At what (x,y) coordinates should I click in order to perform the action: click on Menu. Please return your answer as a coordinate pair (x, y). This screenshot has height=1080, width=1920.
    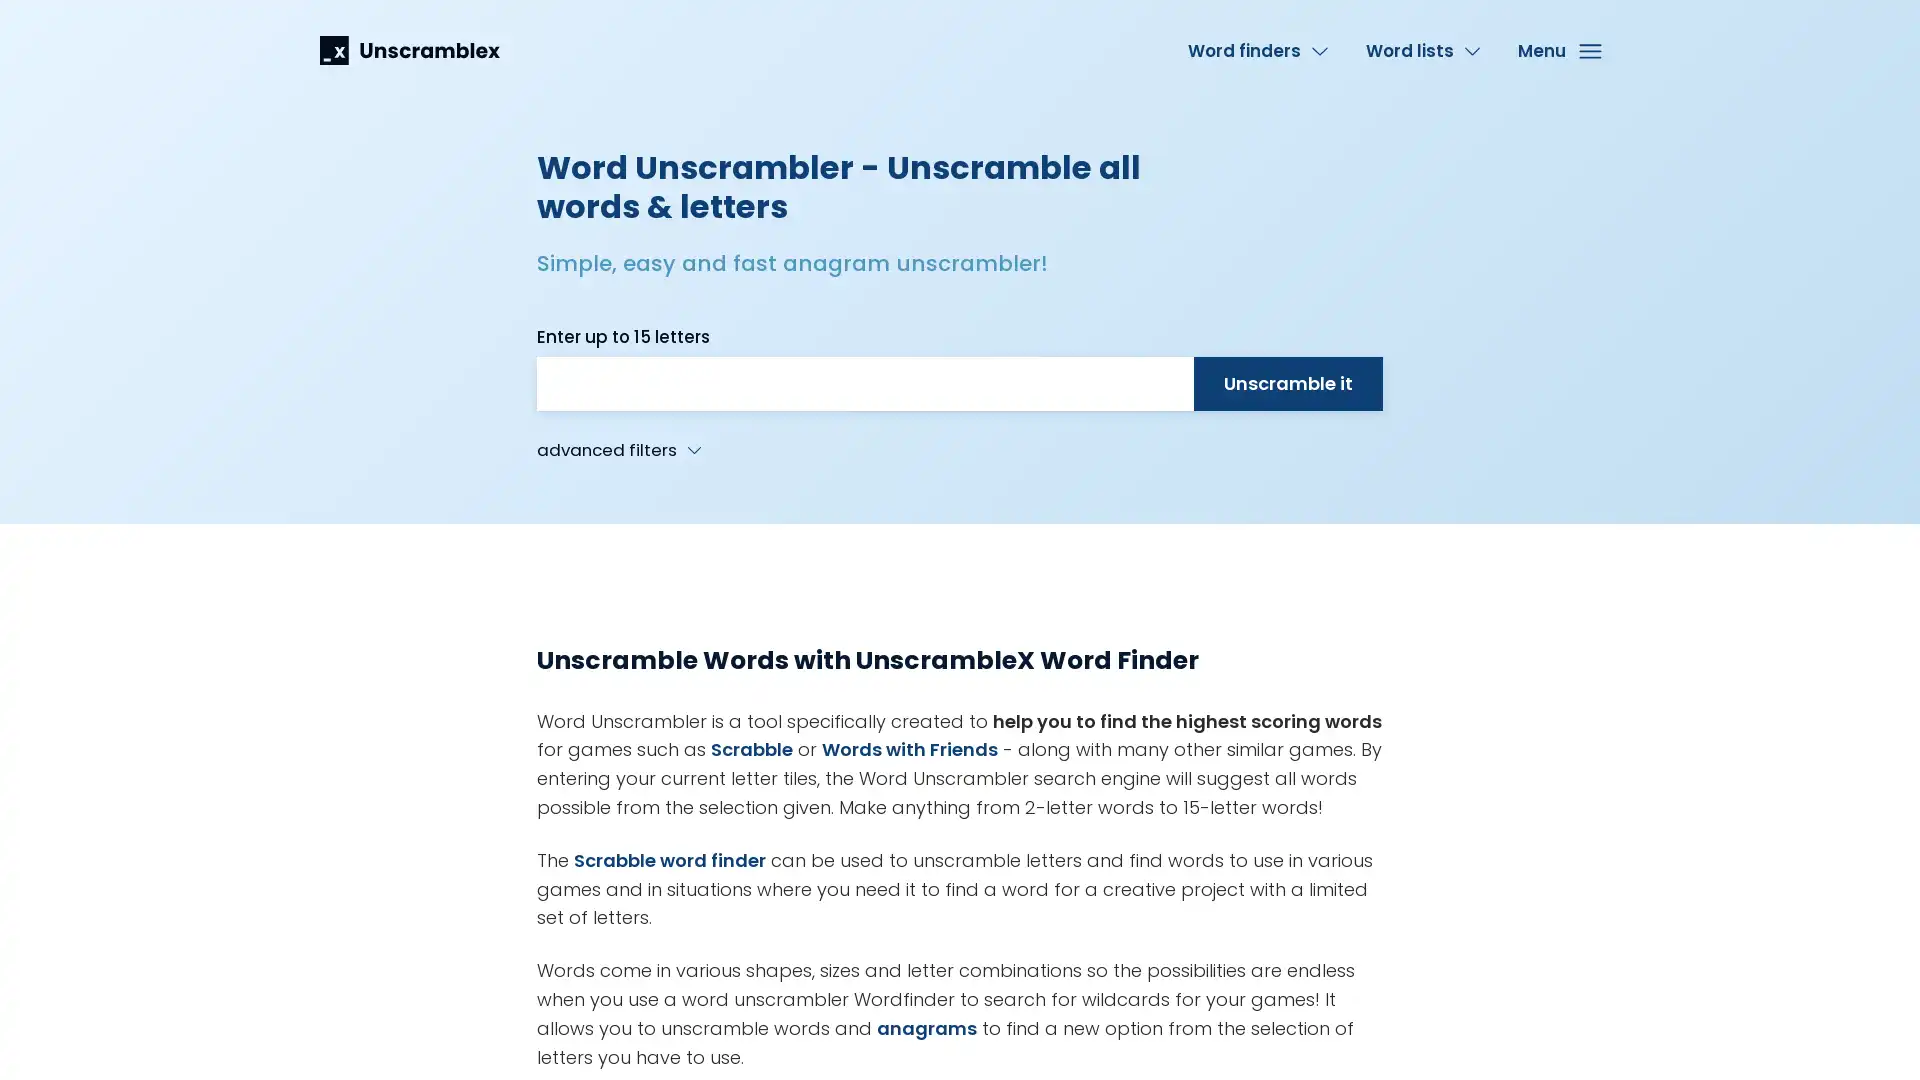
    Looking at the image, I should click on (1557, 49).